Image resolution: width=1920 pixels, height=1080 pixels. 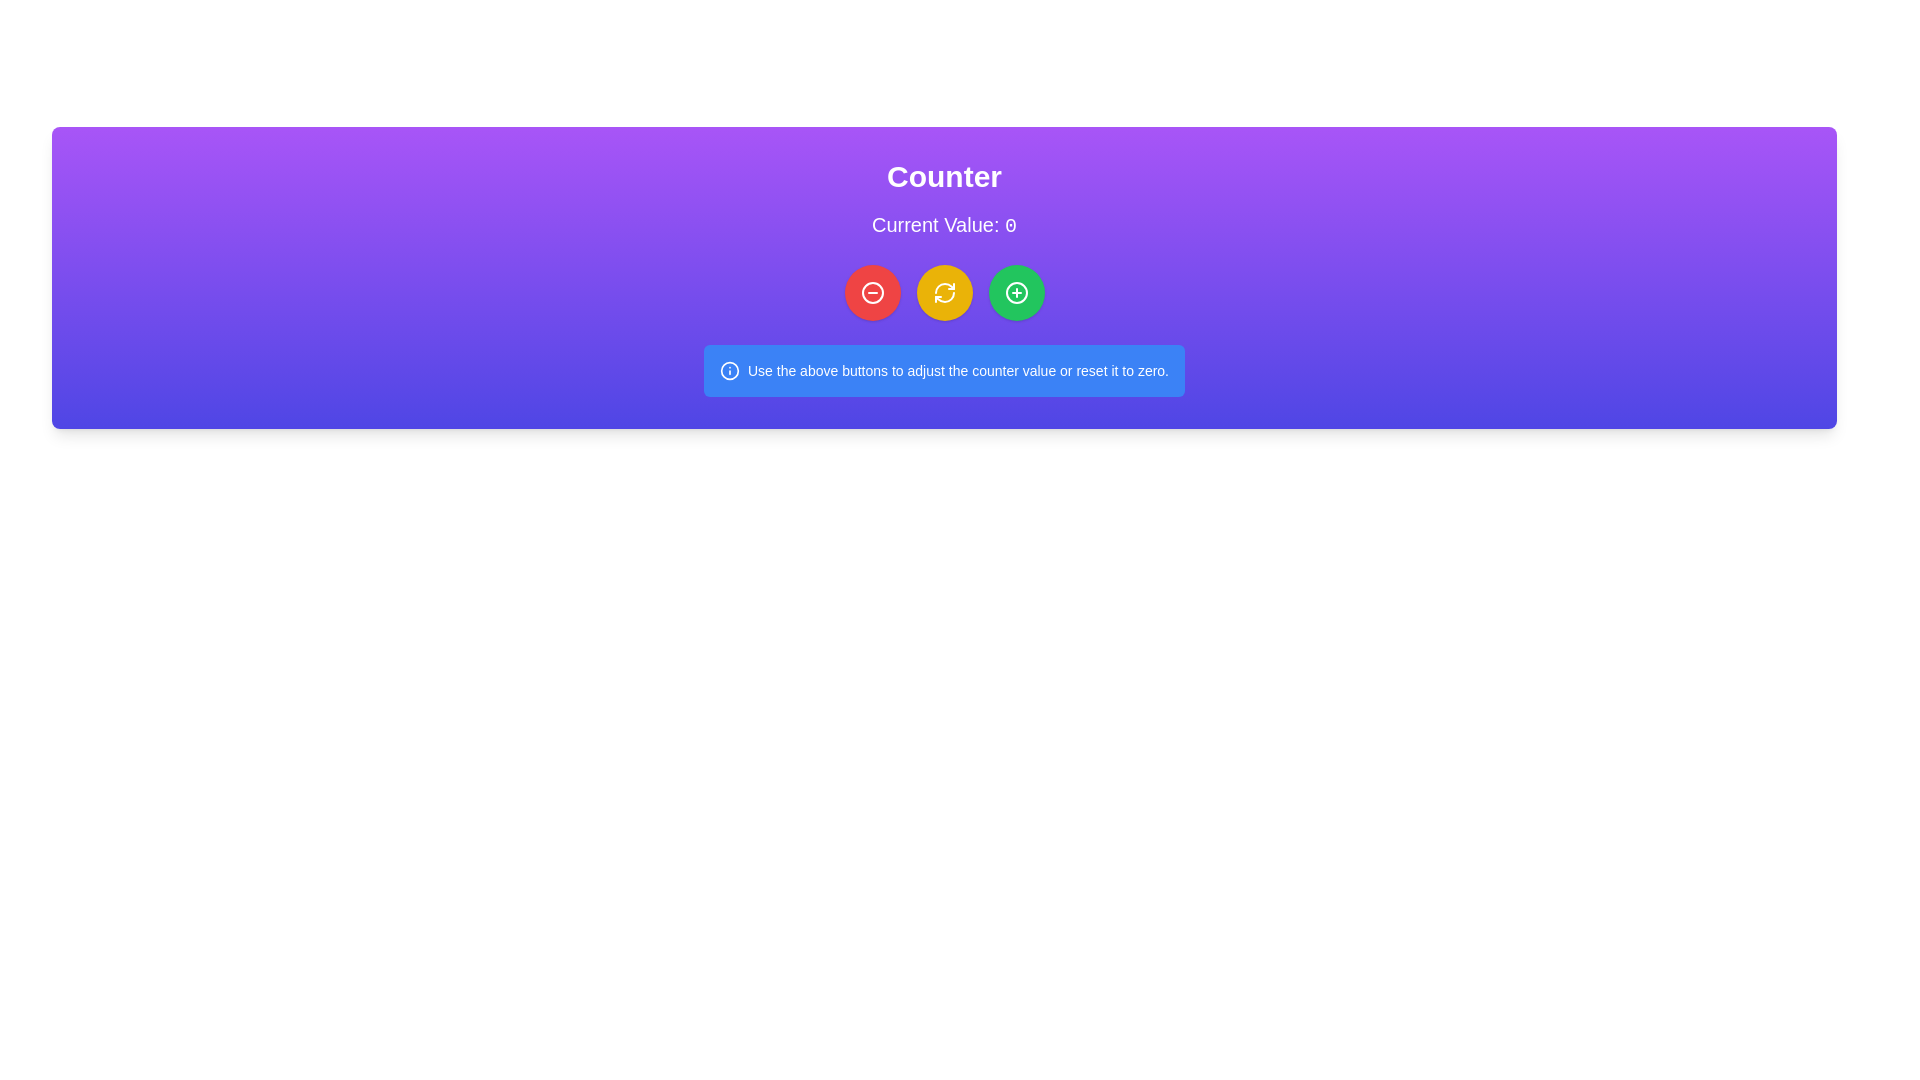 What do you see at coordinates (728, 370) in the screenshot?
I see `the graphical indicator icon located centrally in the interface, below the colored buttons and inside the informational note box` at bounding box center [728, 370].